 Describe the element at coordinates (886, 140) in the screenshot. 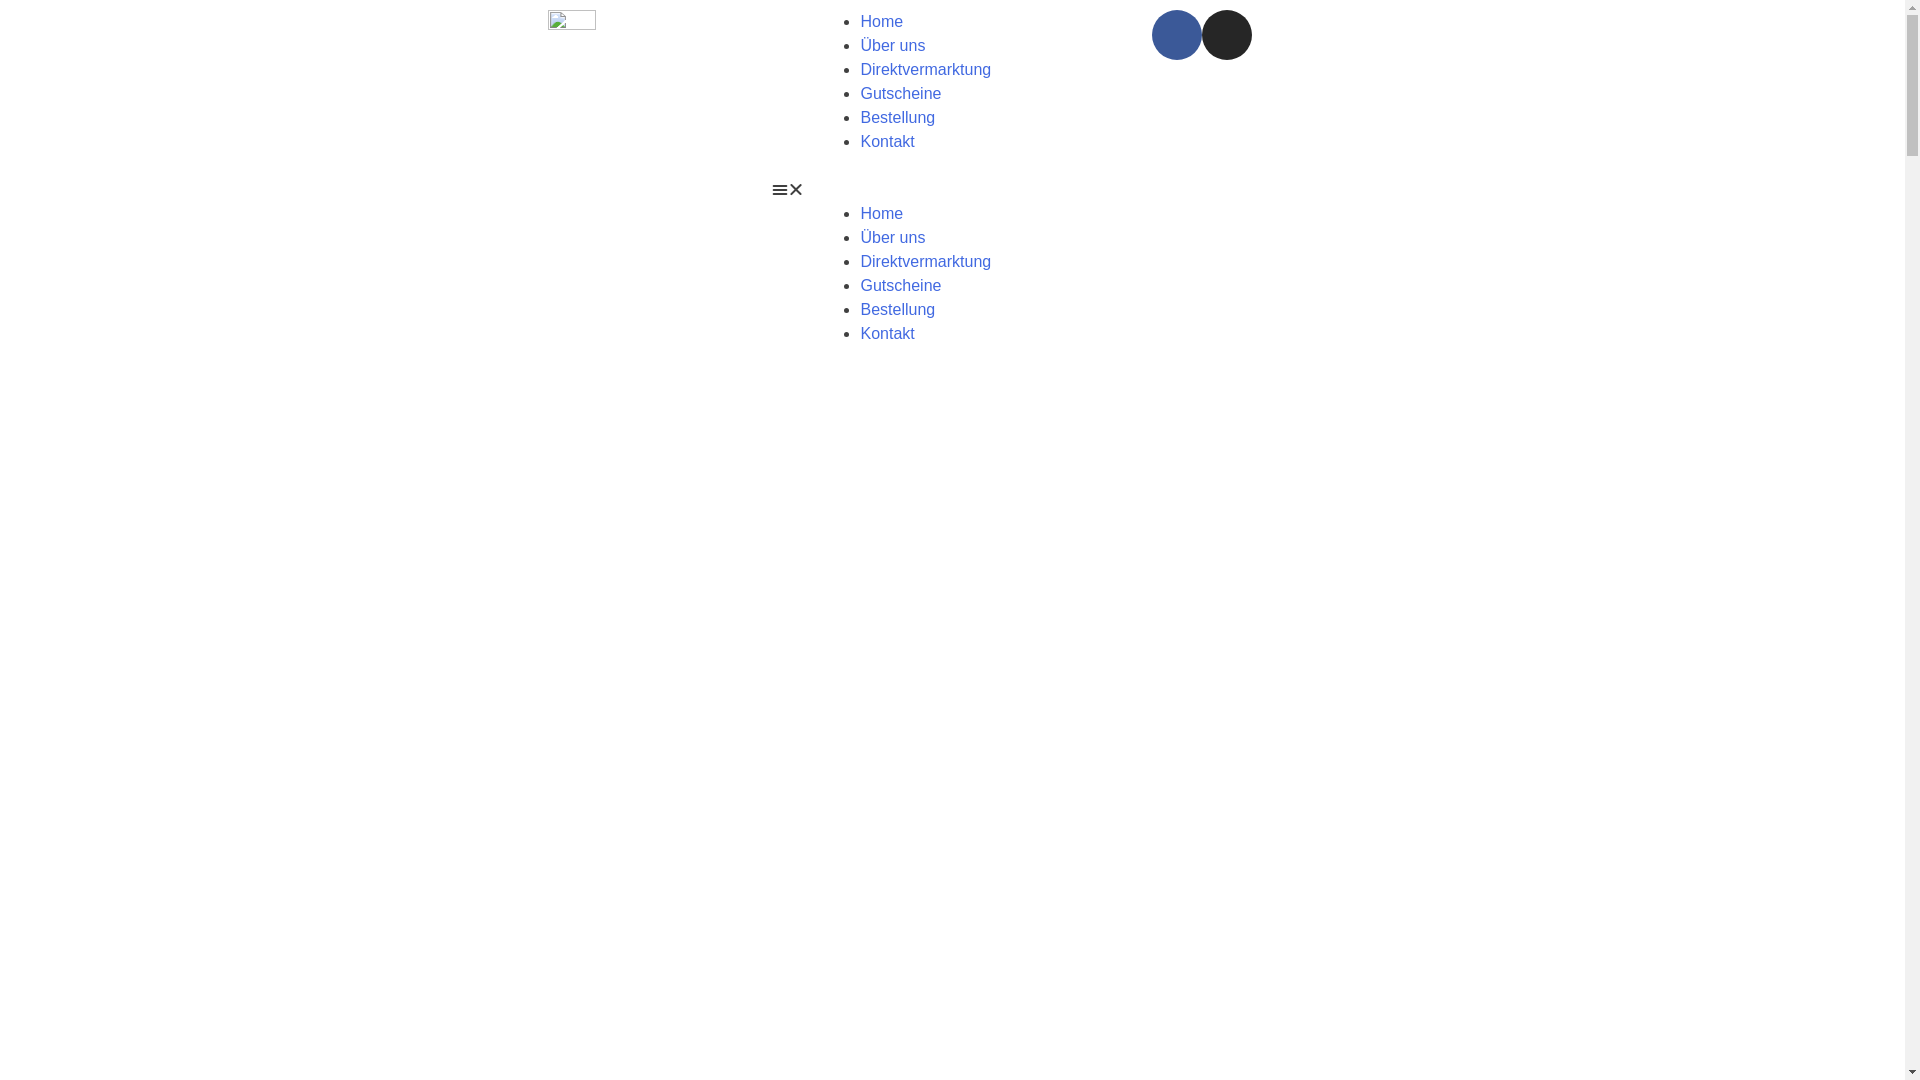

I see `'Kontakt'` at that location.